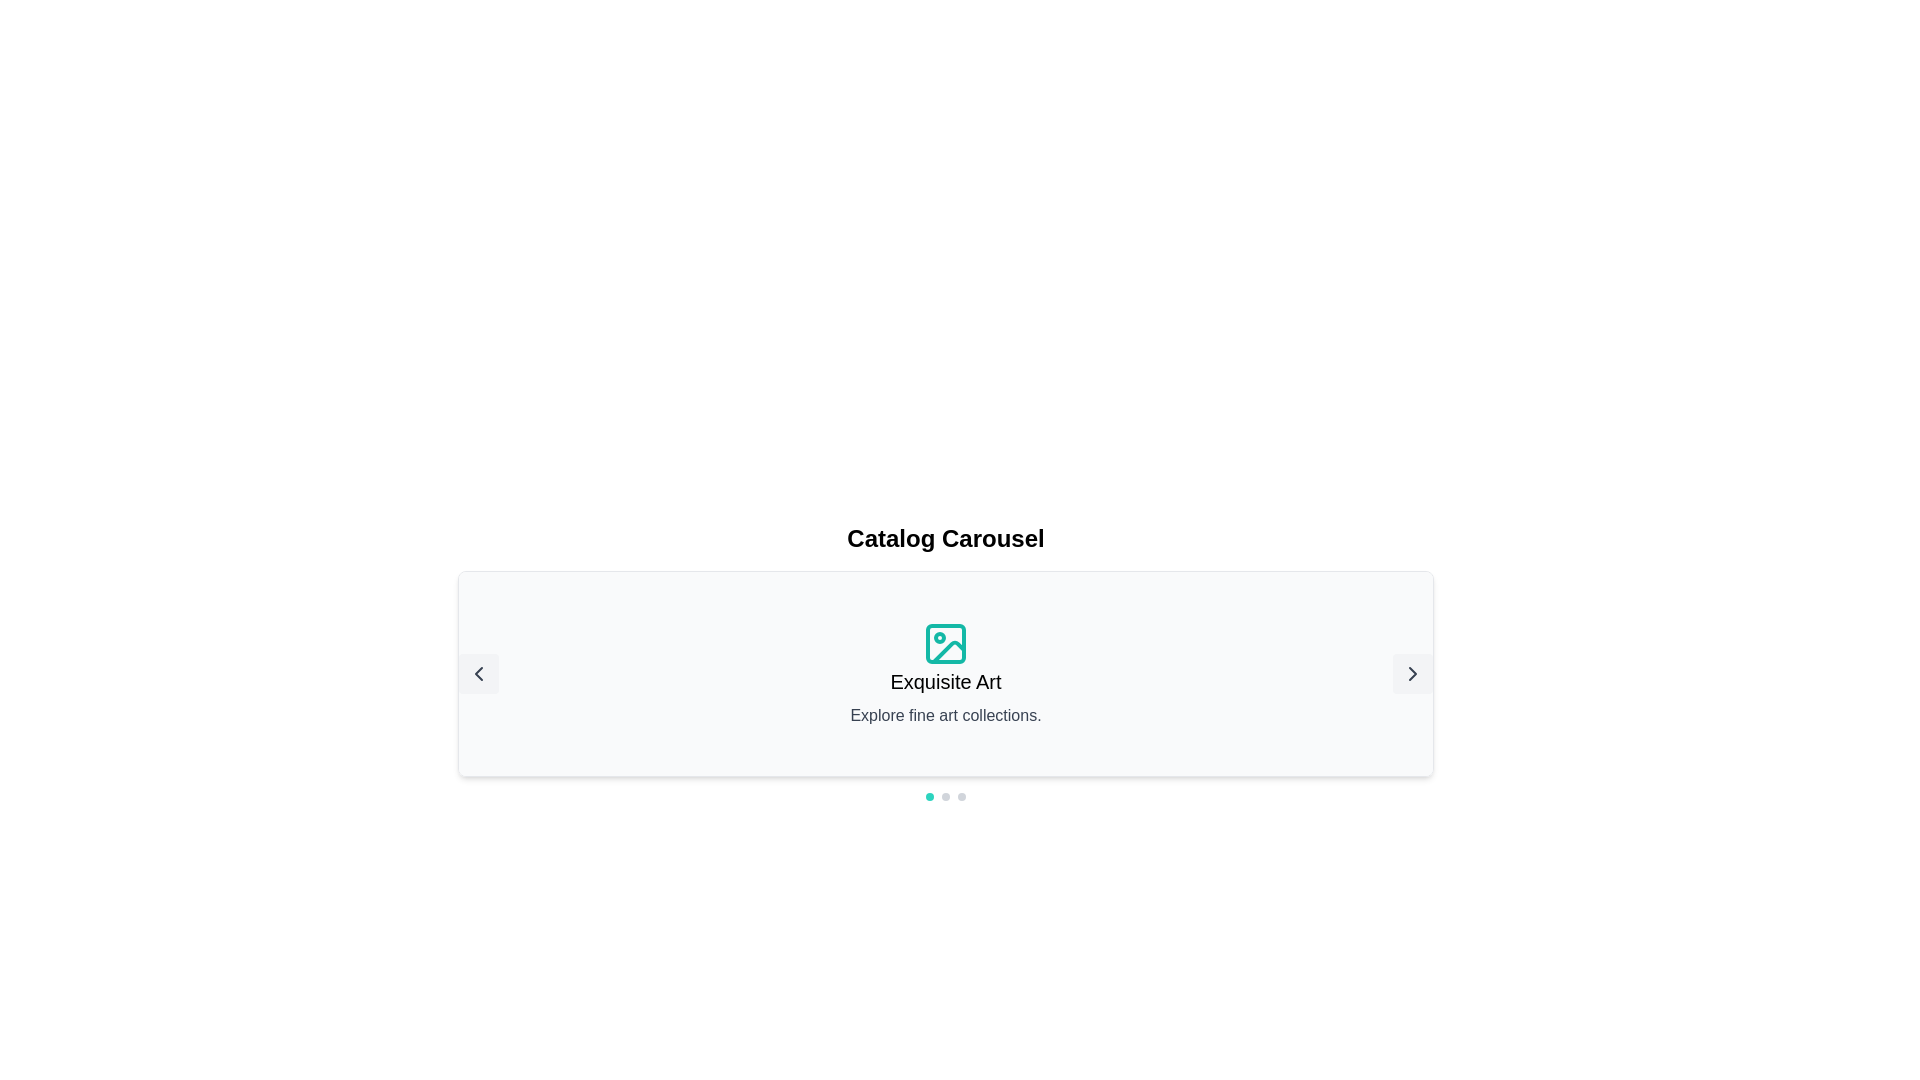 This screenshot has height=1080, width=1920. What do you see at coordinates (1411, 674) in the screenshot?
I see `the right navigation button of the carousel component` at bounding box center [1411, 674].